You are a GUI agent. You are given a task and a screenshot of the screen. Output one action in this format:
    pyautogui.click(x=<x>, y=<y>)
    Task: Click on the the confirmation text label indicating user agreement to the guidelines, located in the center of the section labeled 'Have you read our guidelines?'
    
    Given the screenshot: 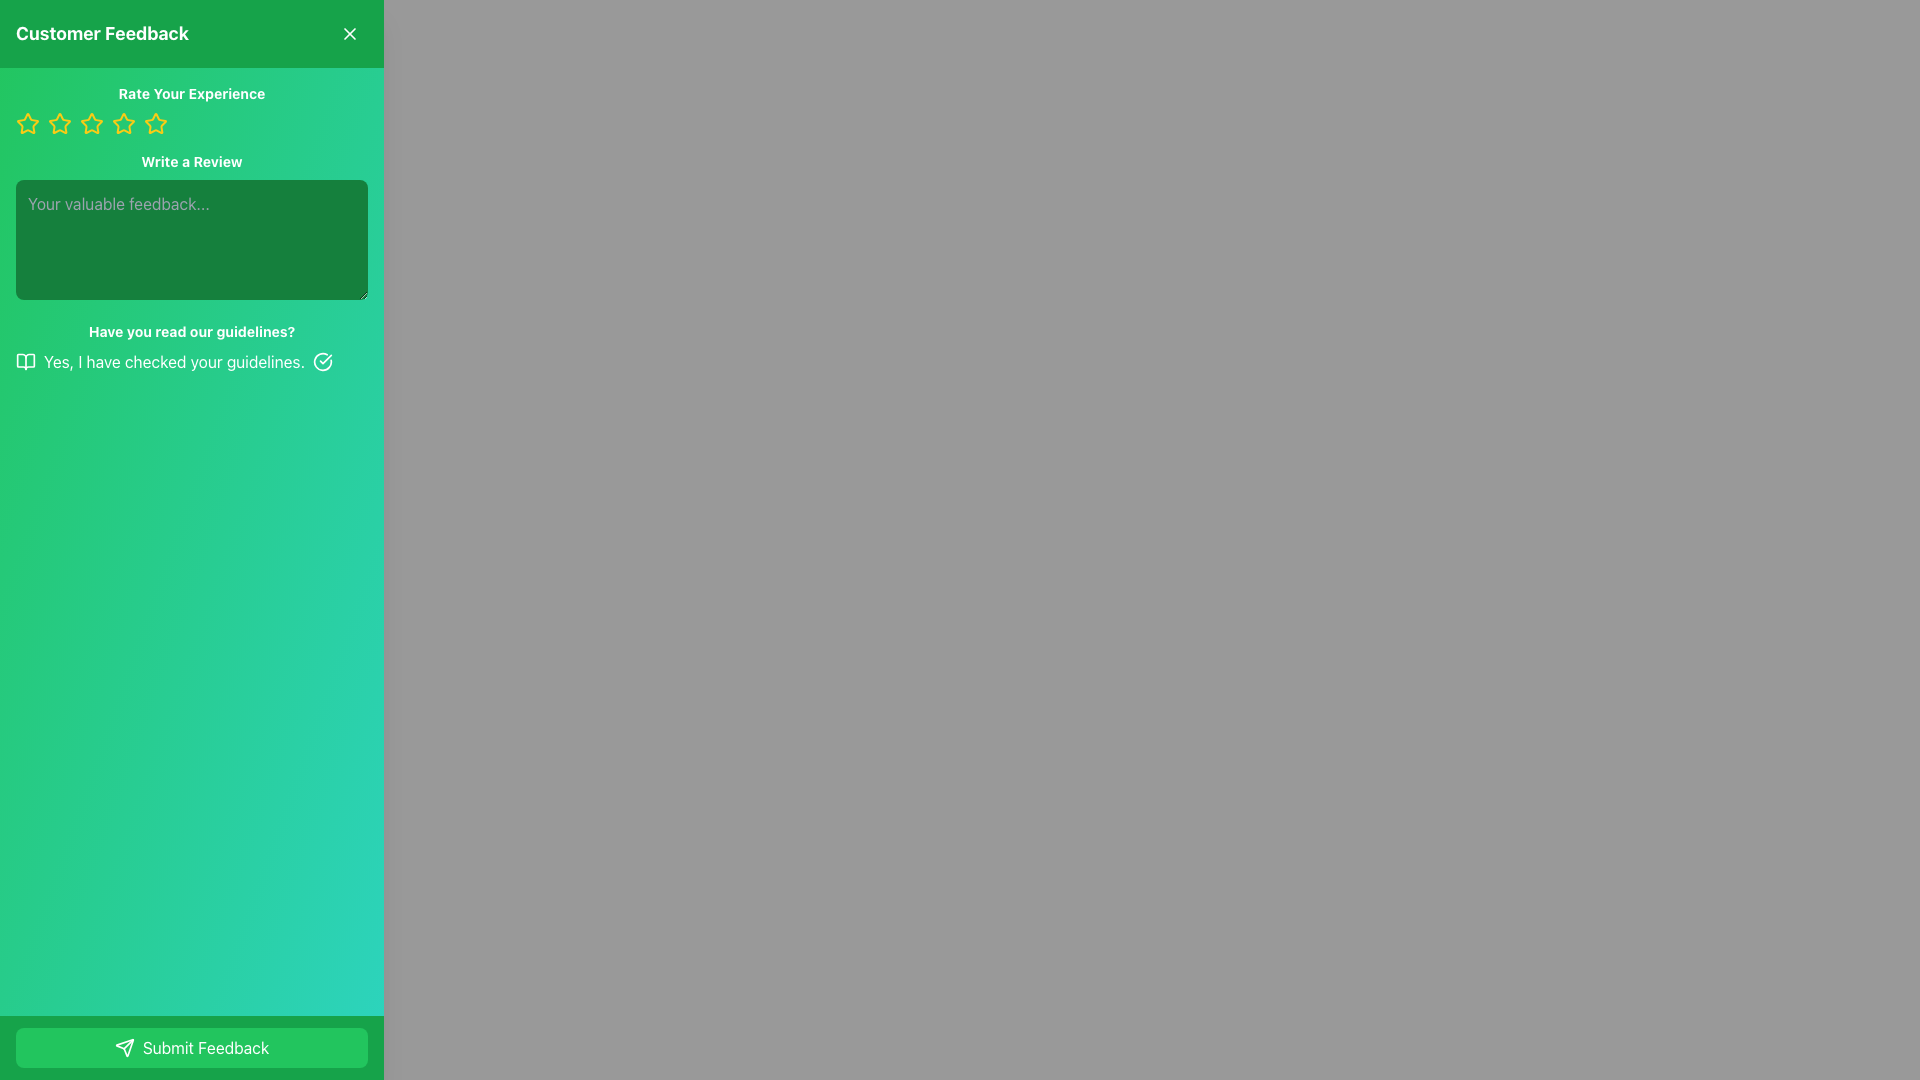 What is the action you would take?
    pyautogui.click(x=174, y=362)
    